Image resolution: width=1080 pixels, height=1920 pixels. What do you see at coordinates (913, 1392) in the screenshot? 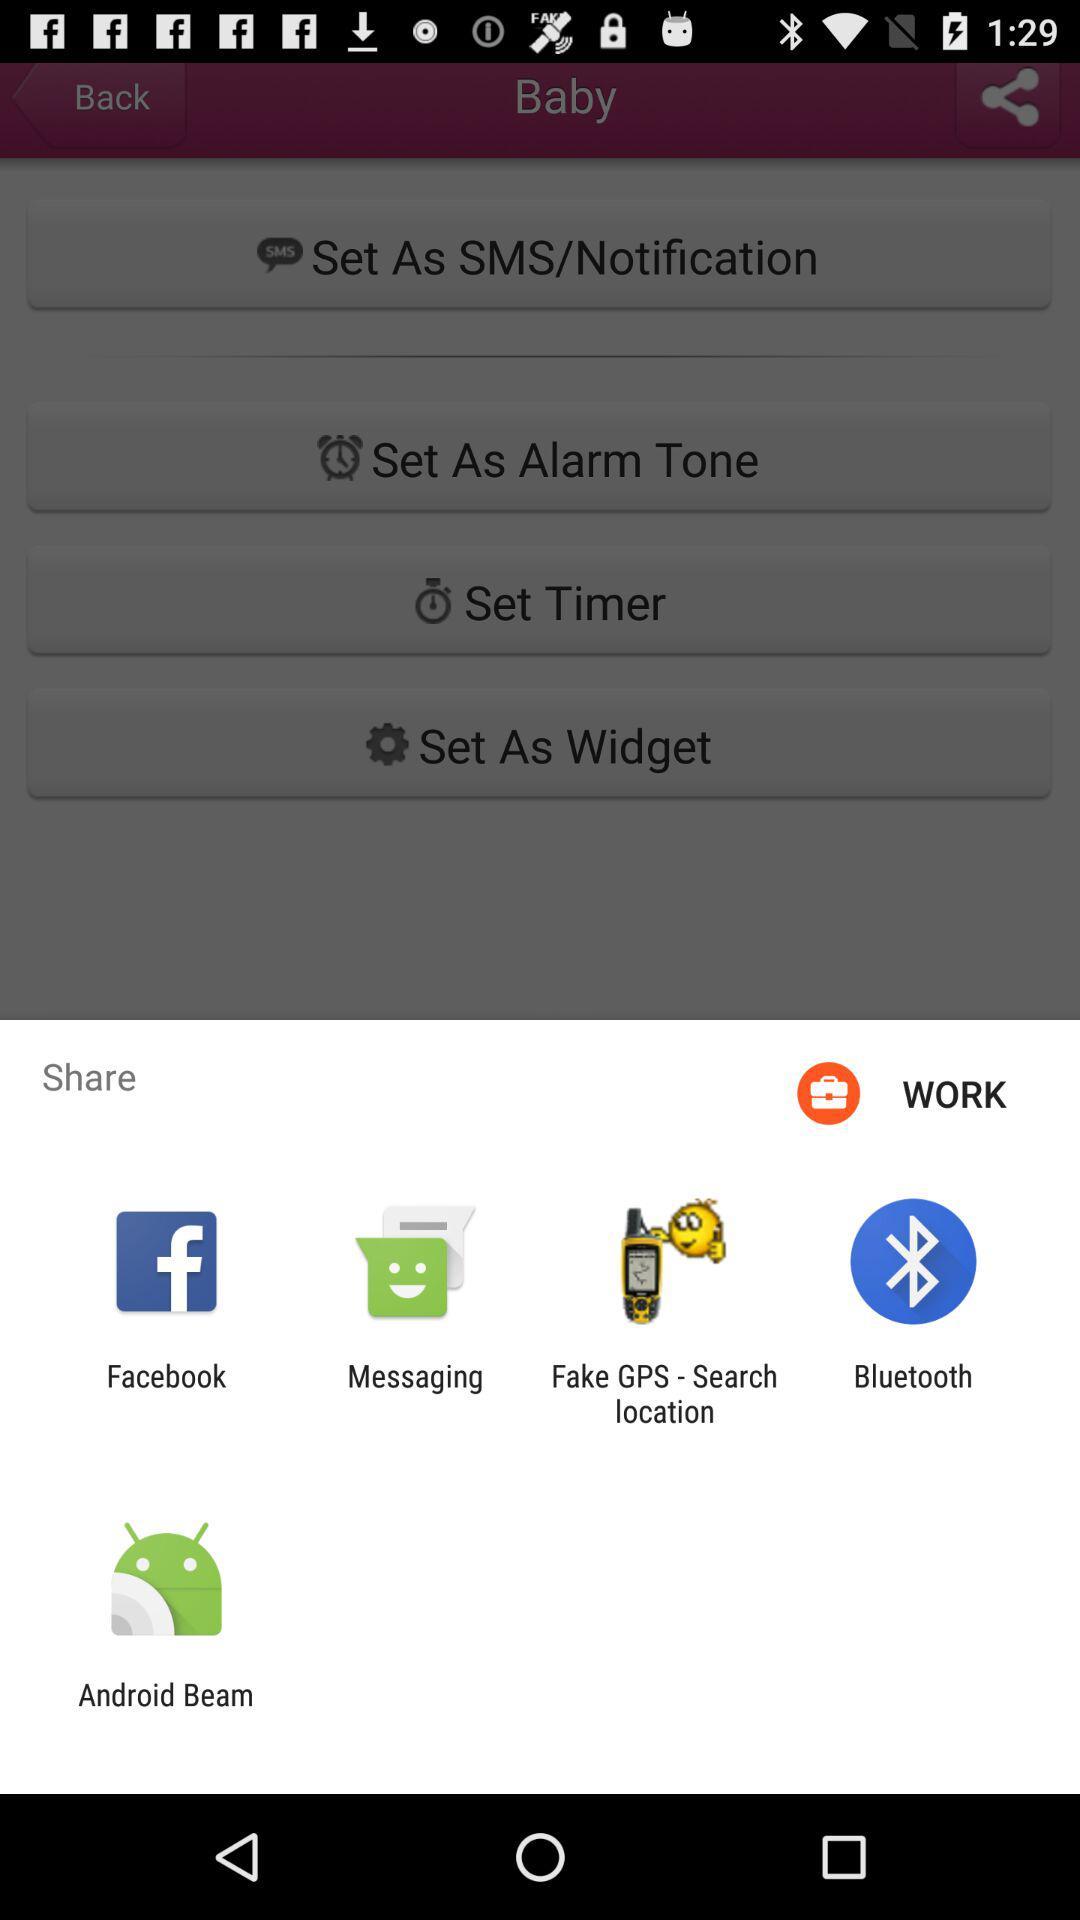
I see `item to the right of the fake gps search app` at bounding box center [913, 1392].